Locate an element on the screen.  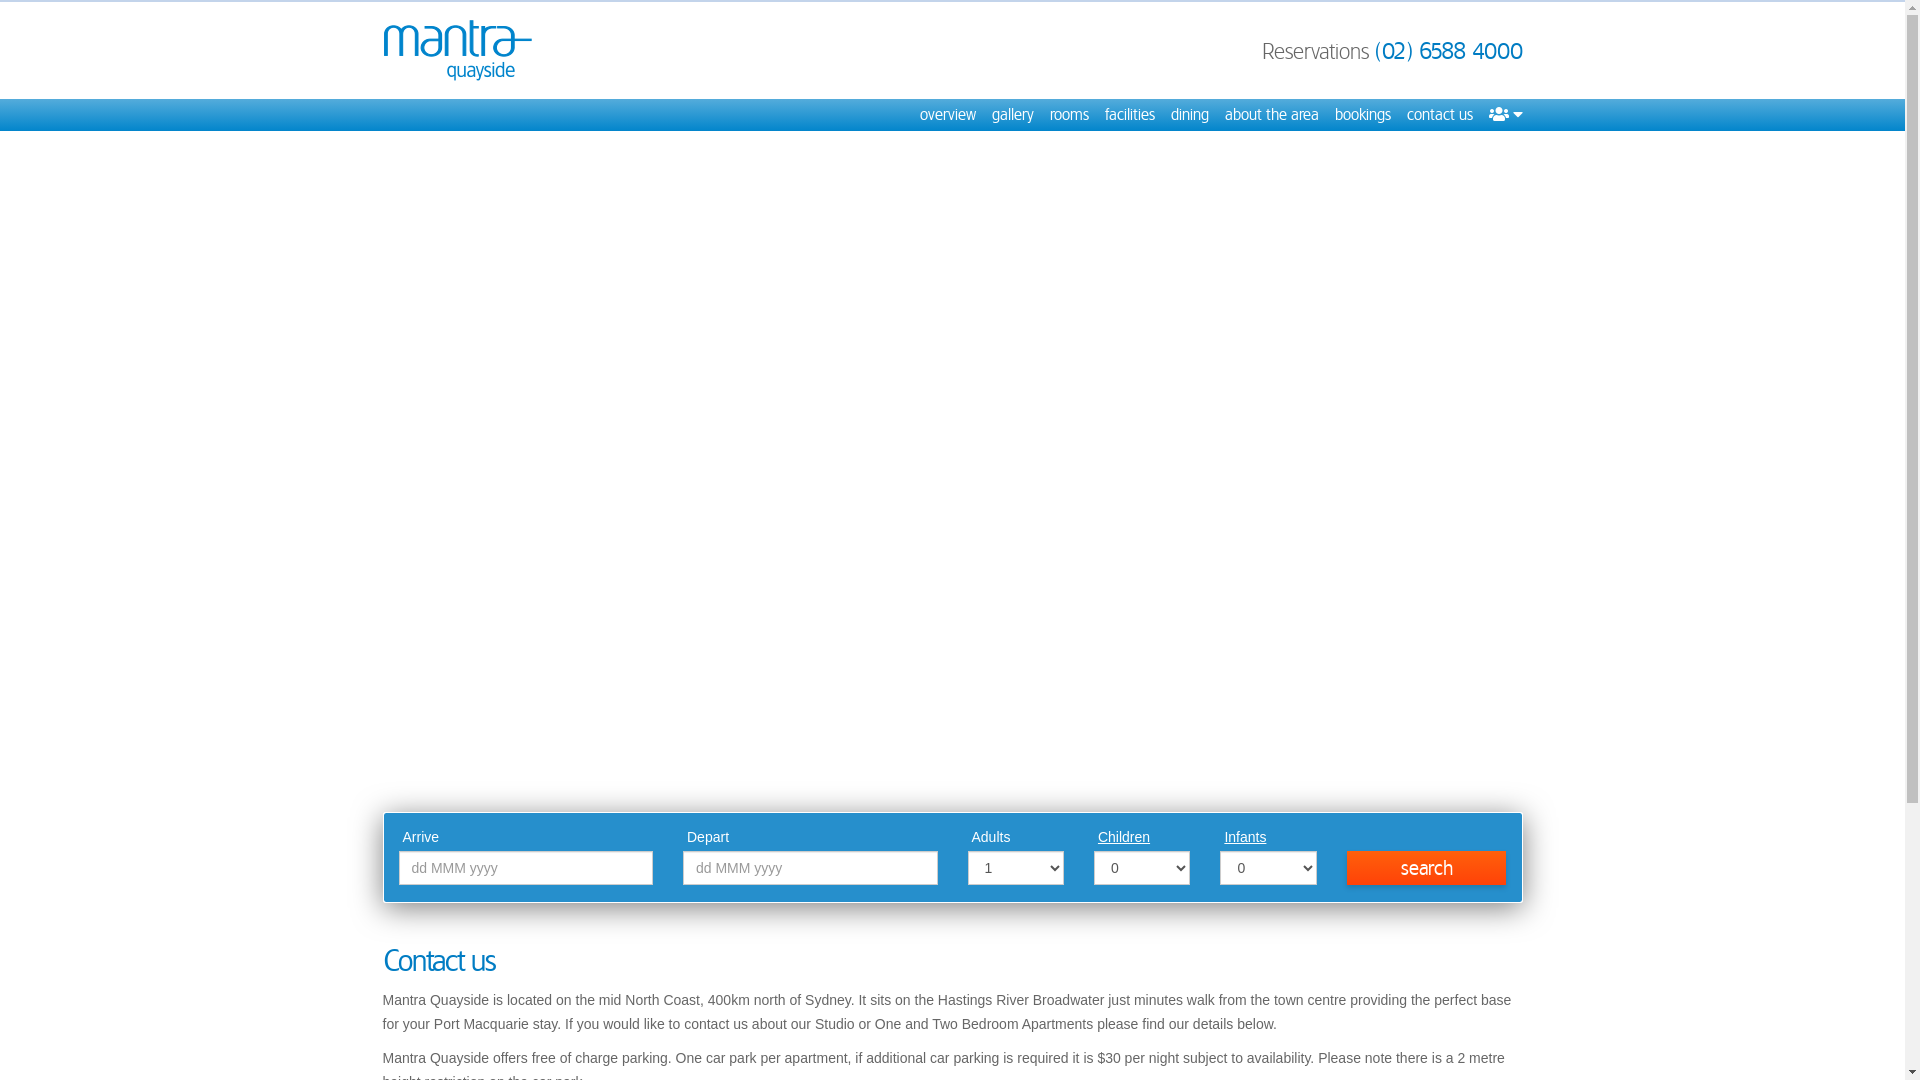
'overview' is located at coordinates (947, 115).